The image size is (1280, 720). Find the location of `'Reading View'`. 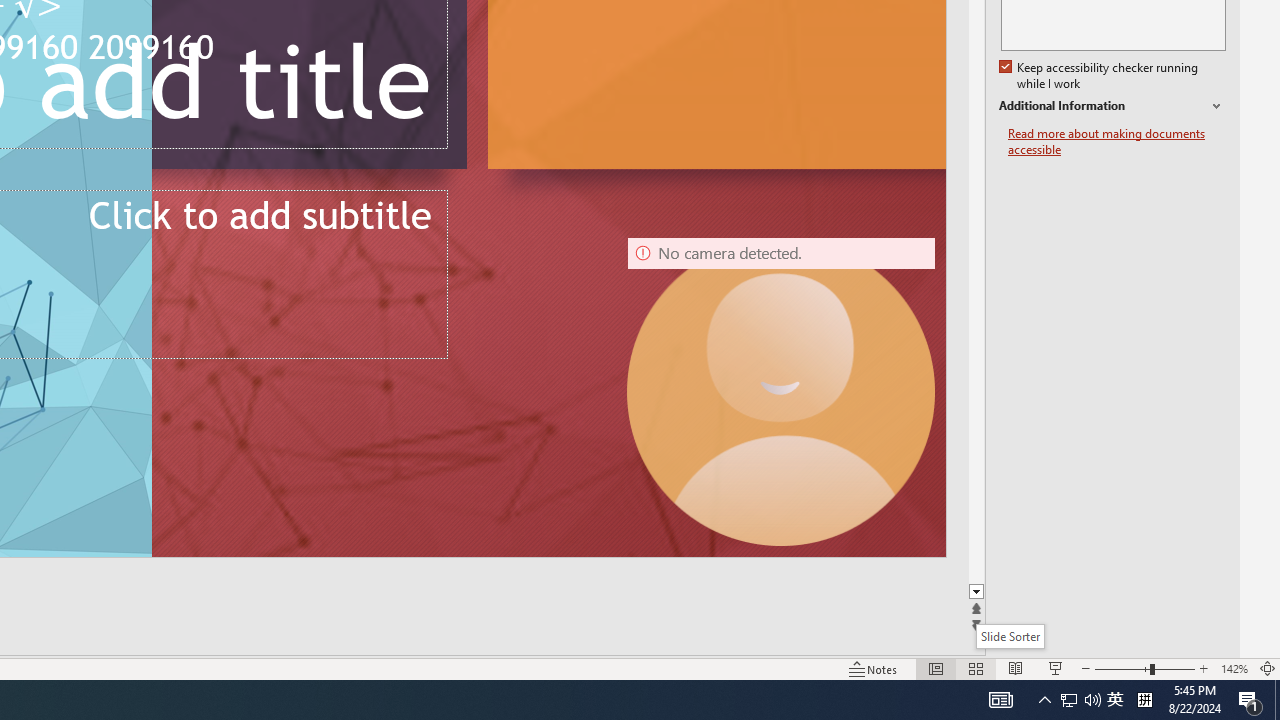

'Reading View' is located at coordinates (1015, 669).